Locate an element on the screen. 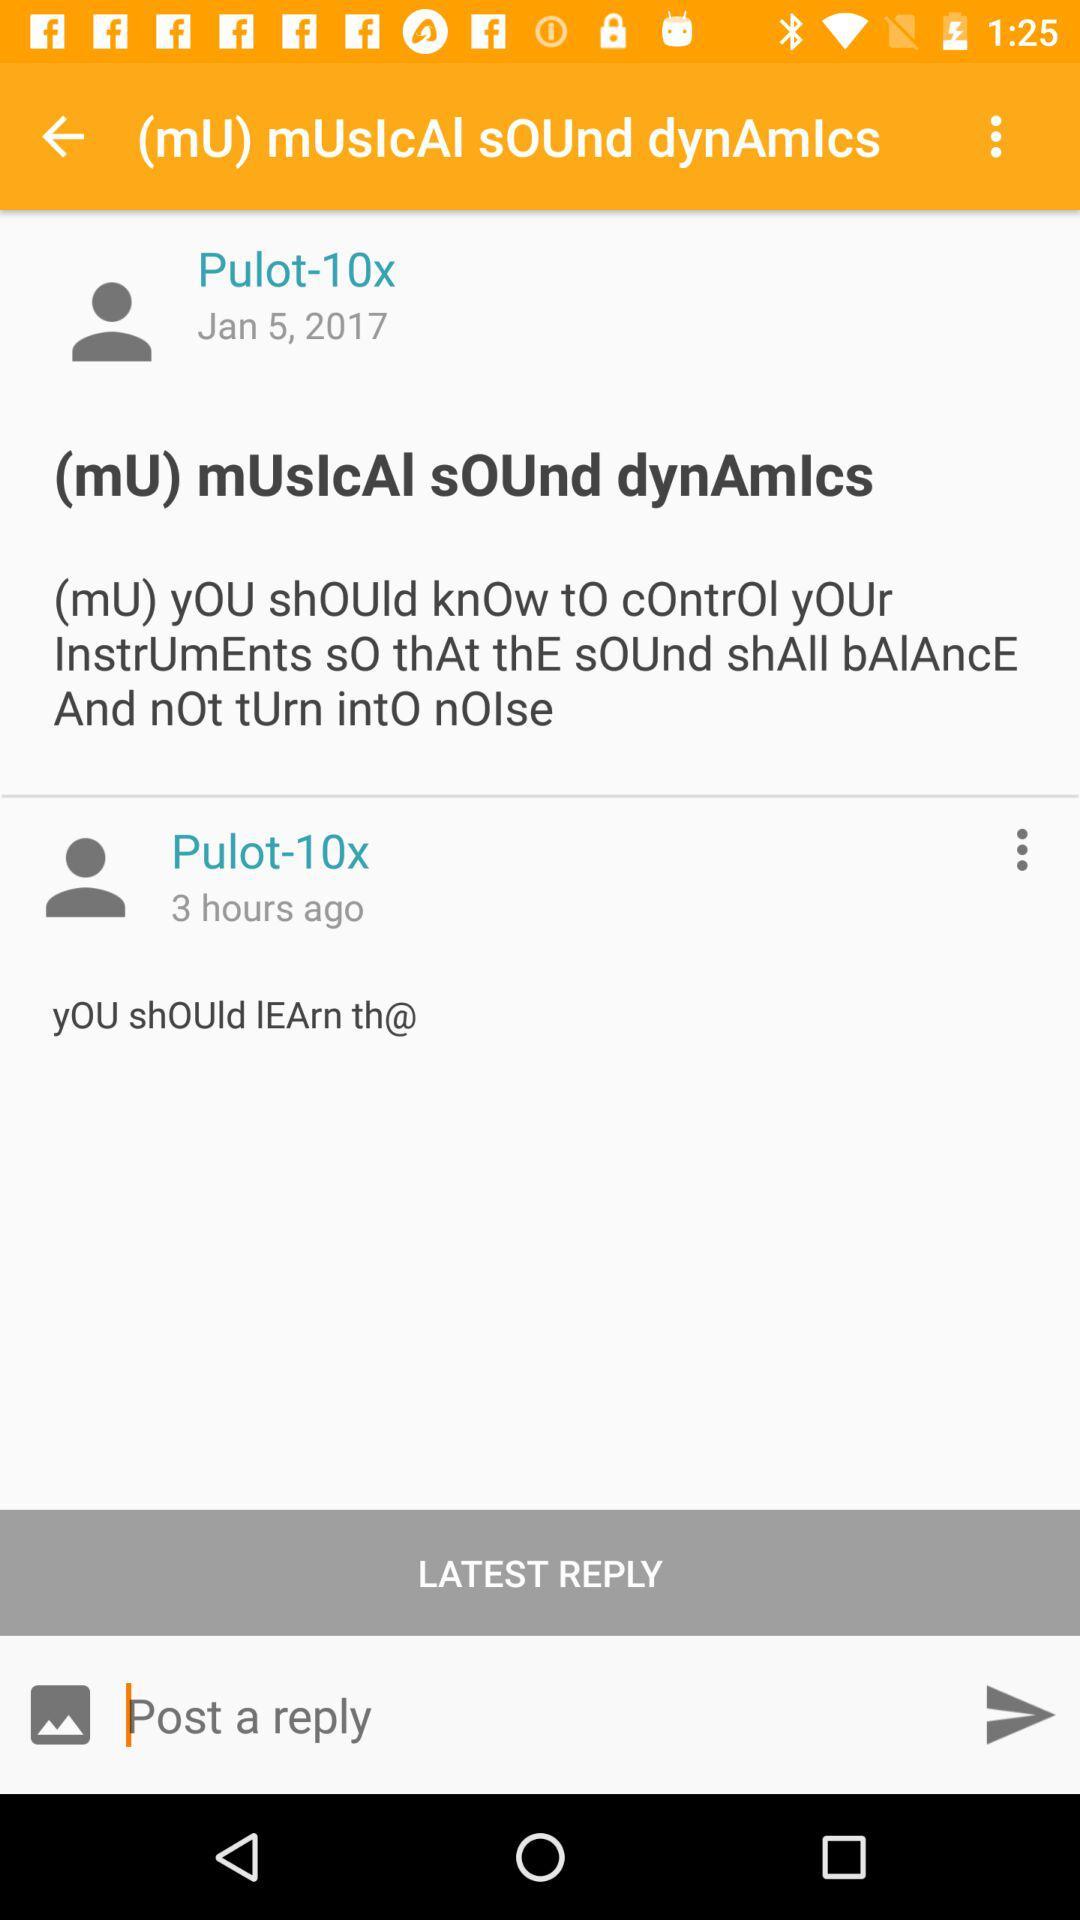 The width and height of the screenshot is (1080, 1920). the icon below the latest reply item is located at coordinates (59, 1713).